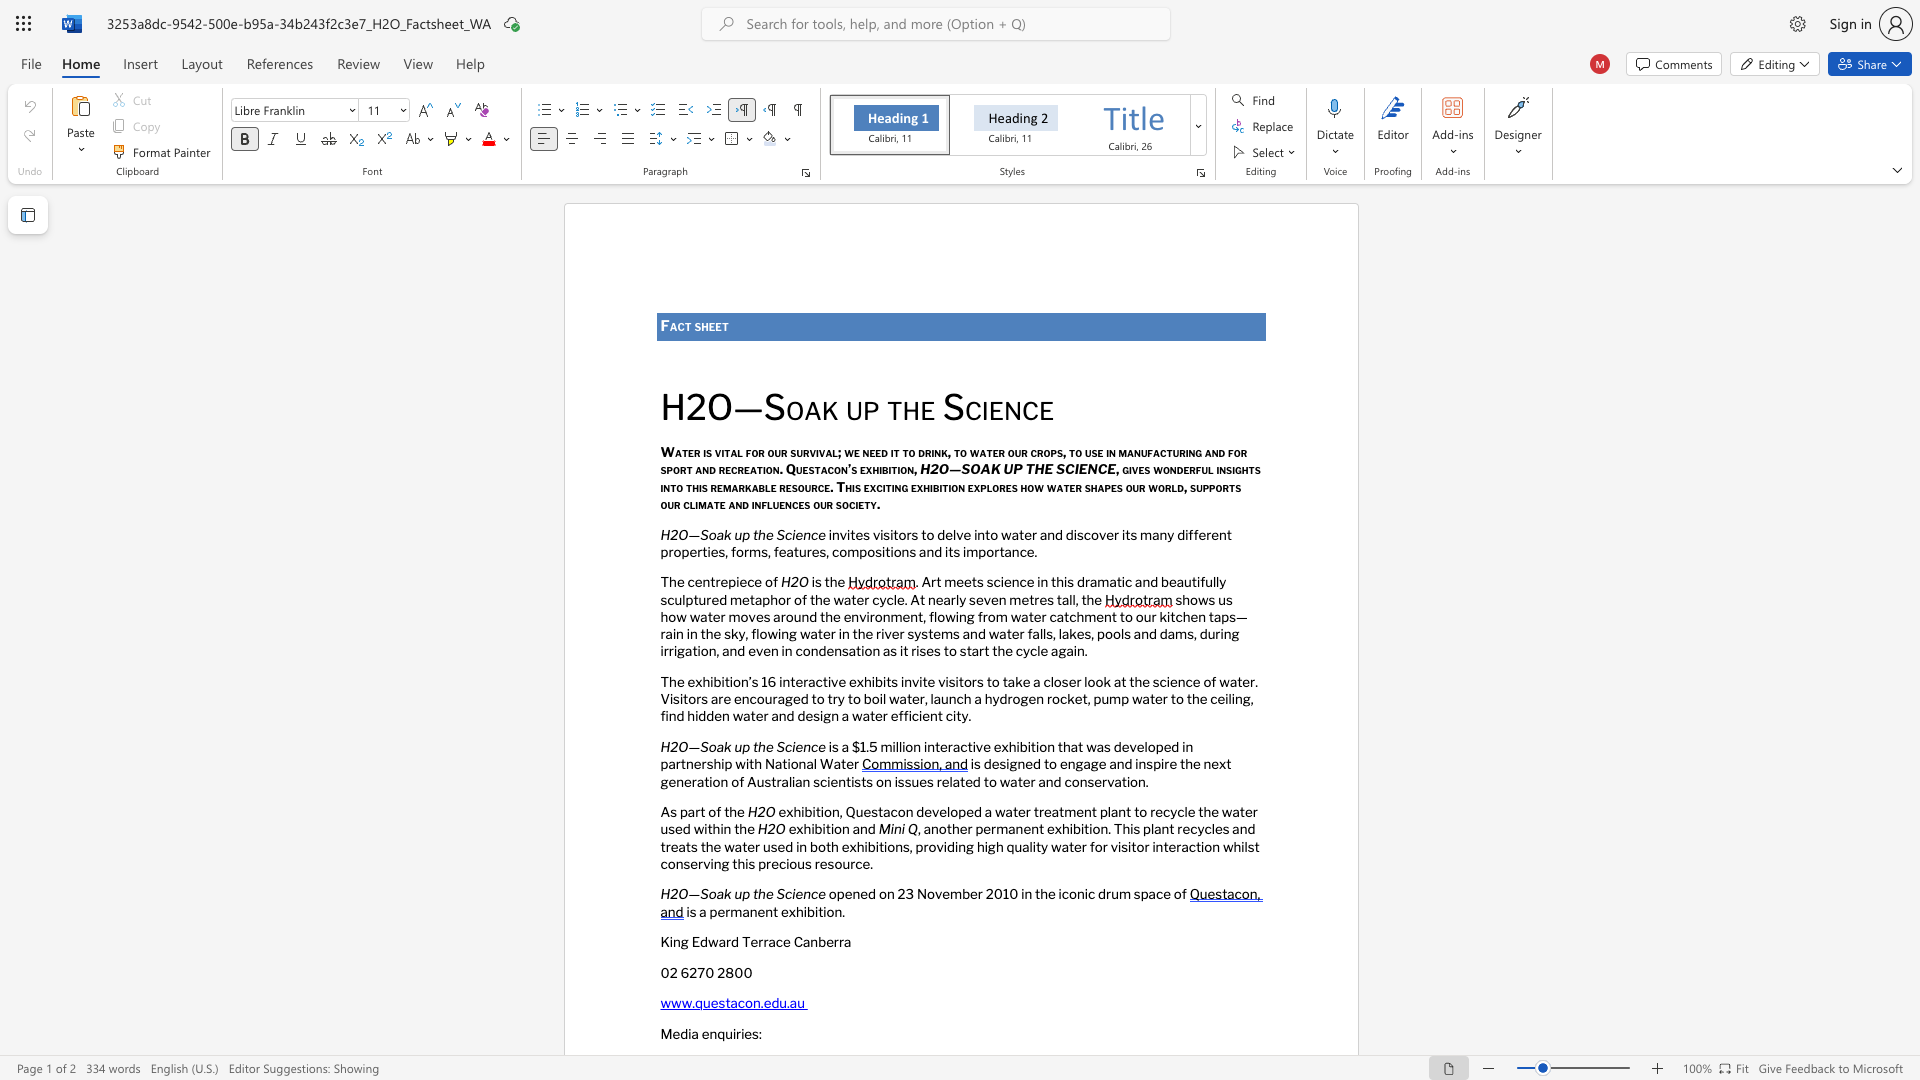  What do you see at coordinates (970, 469) in the screenshot?
I see `the space between the continuous character "S" and "O" in the text` at bounding box center [970, 469].